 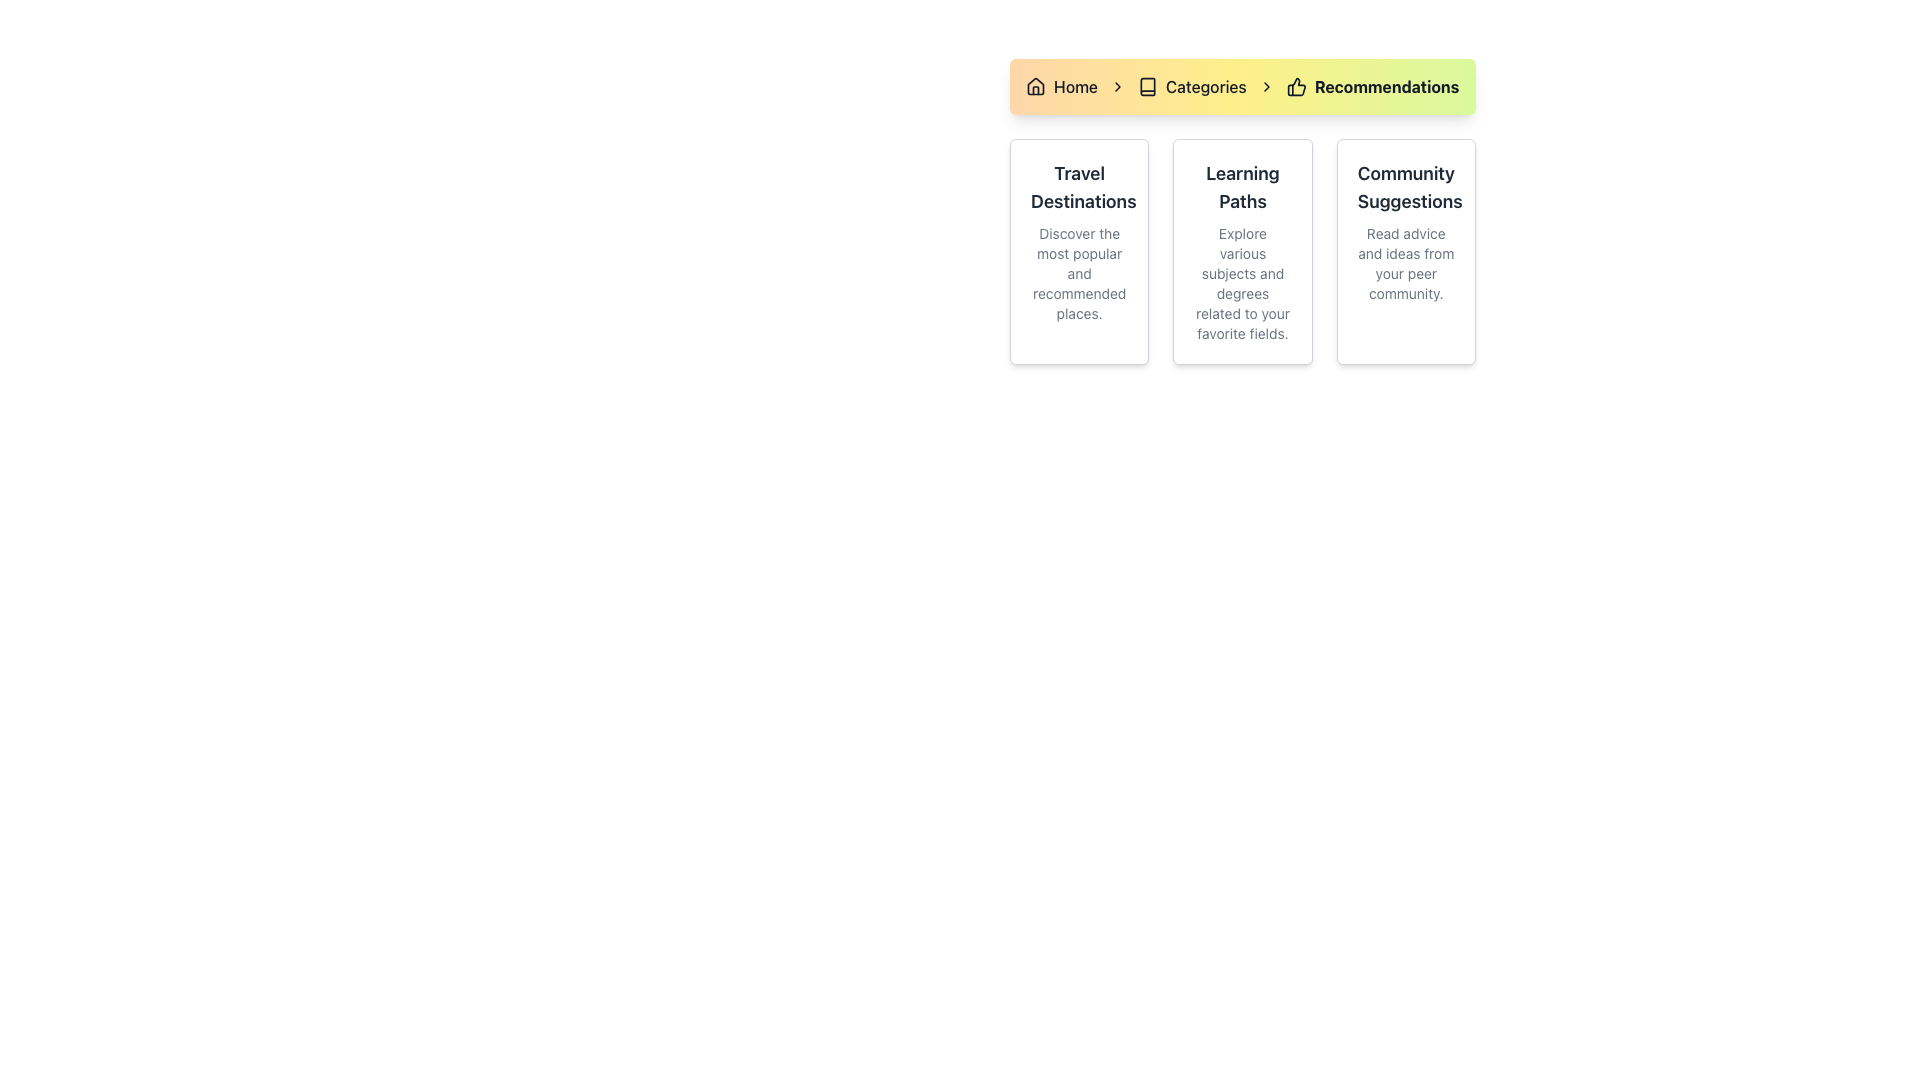 I want to click on the first Informational Card, which provides information about popular travel destinations, located in a grid layout to the left of the 'Learning Paths' and 'Community Suggestions' cards, so click(x=1078, y=250).